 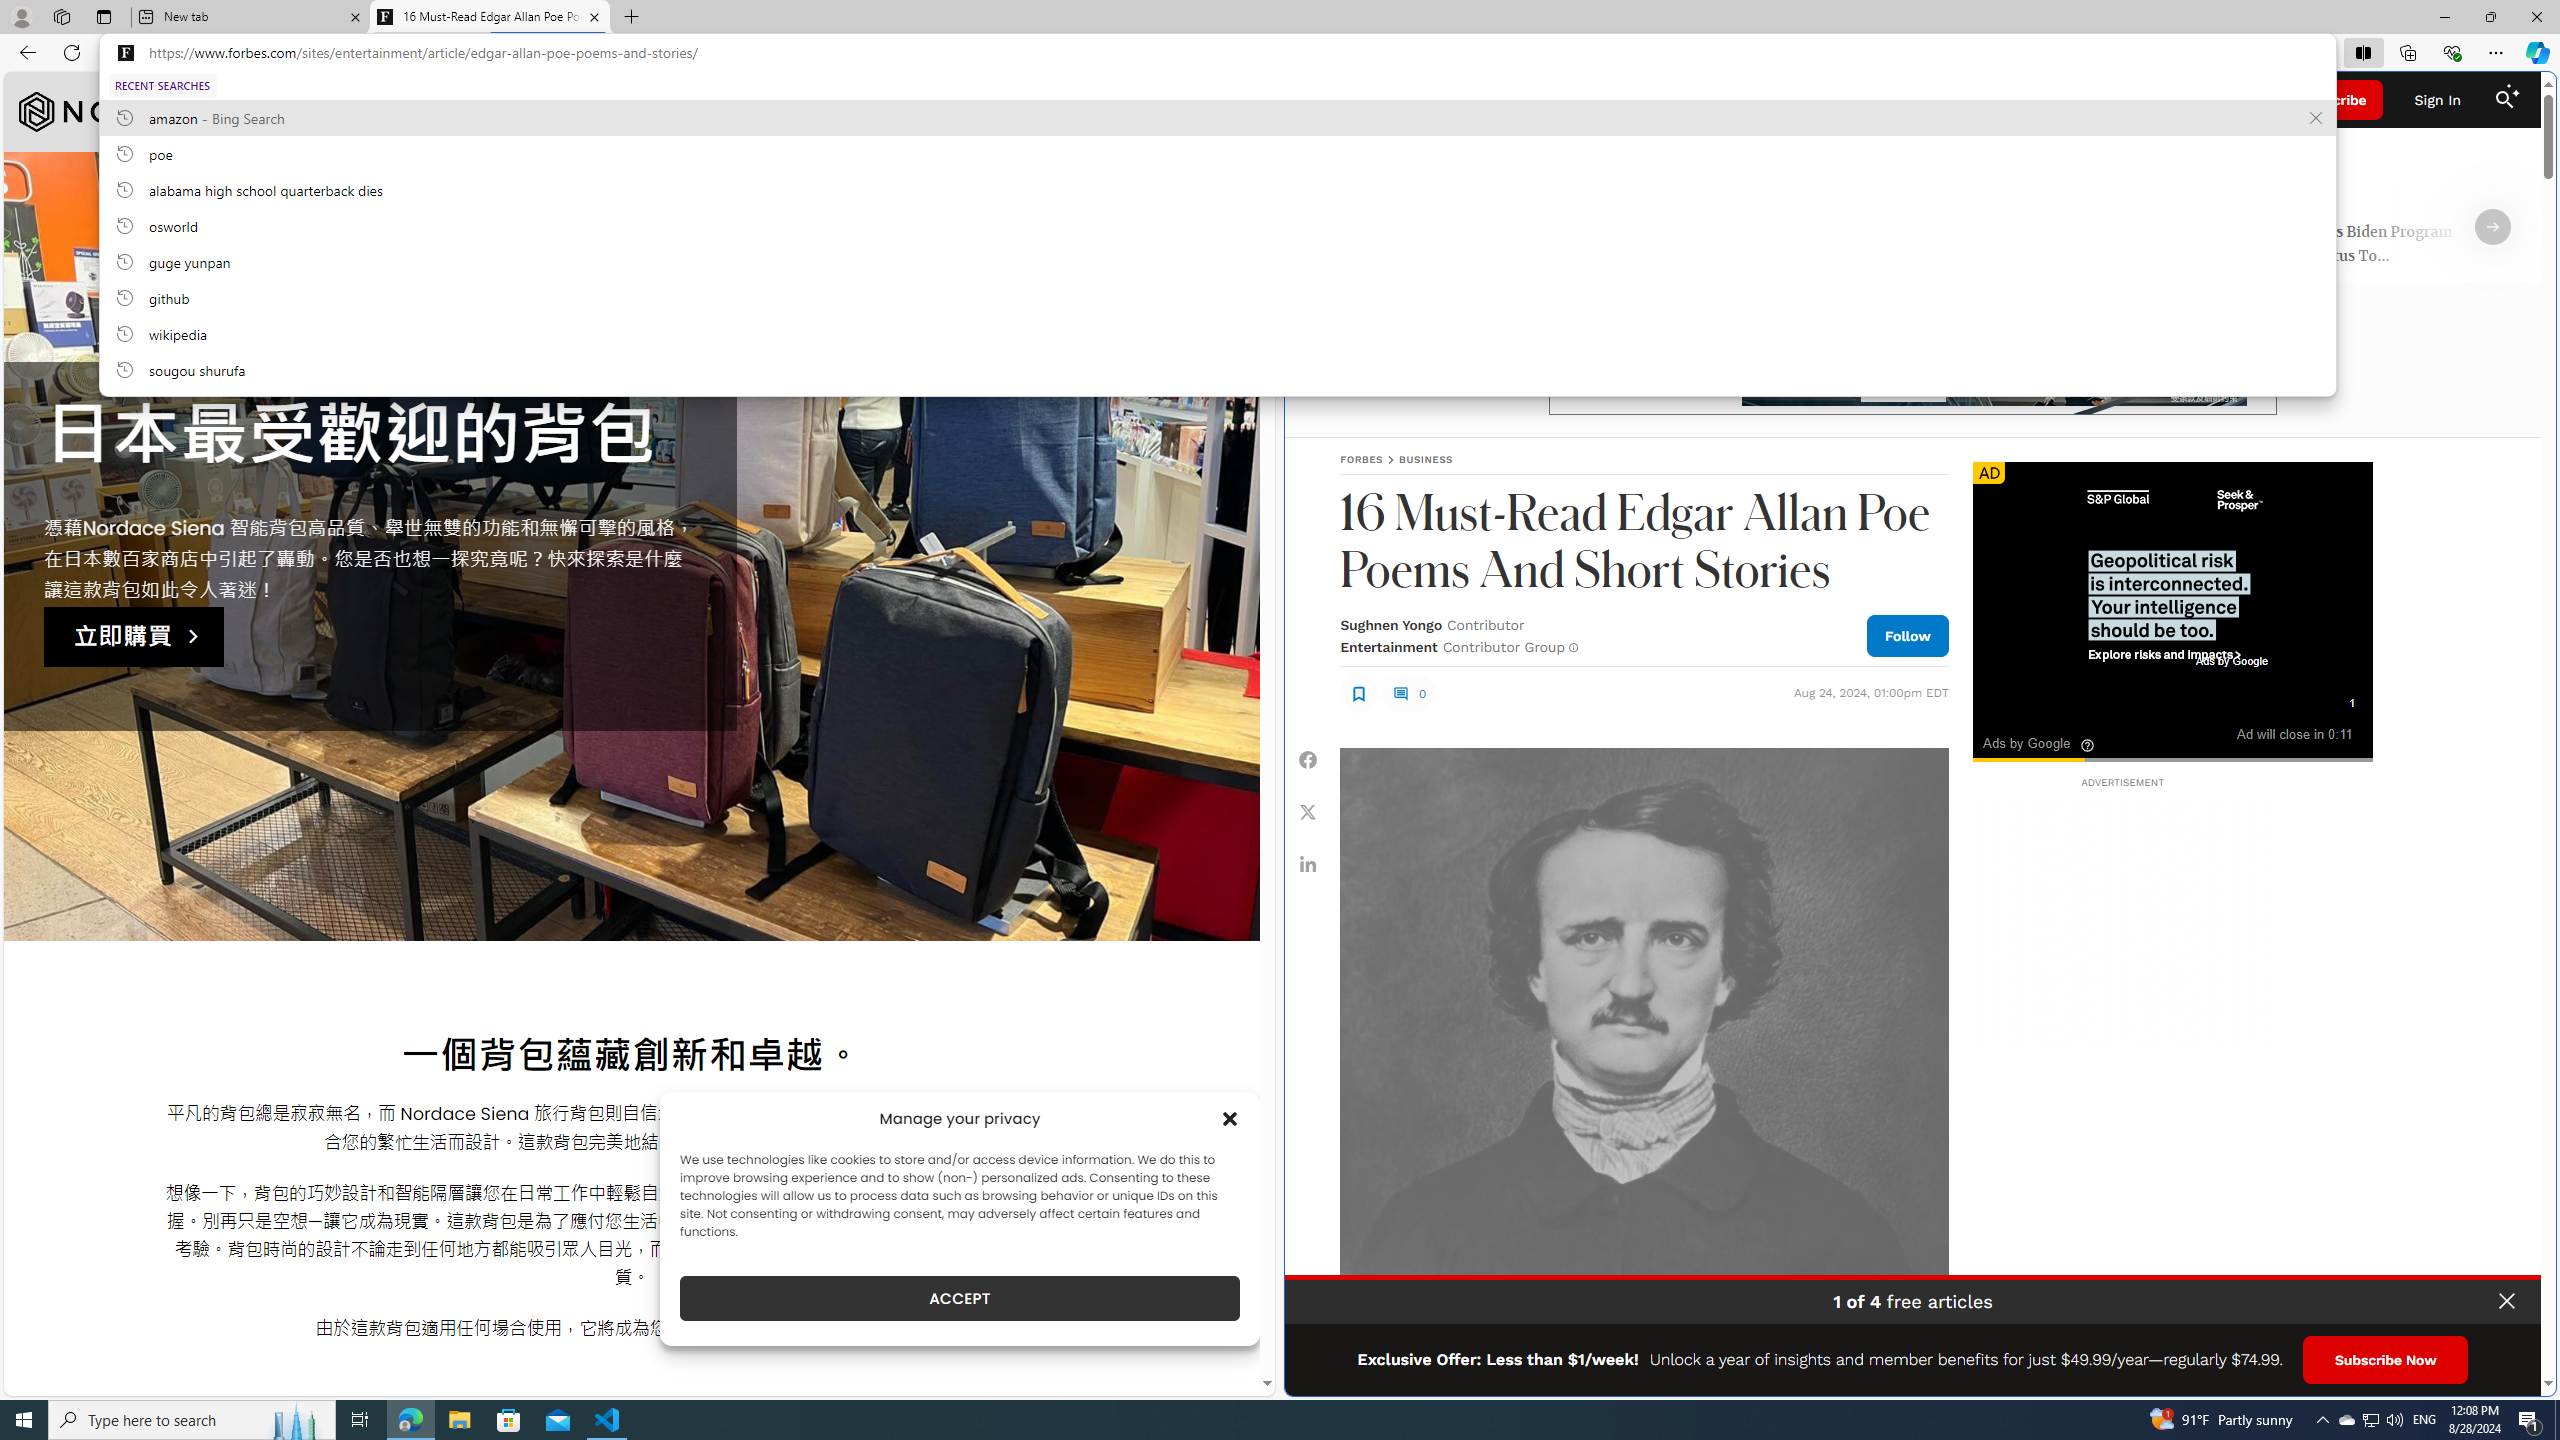 I want to click on 'amazon, recent searches from history', so click(x=1216, y=116).